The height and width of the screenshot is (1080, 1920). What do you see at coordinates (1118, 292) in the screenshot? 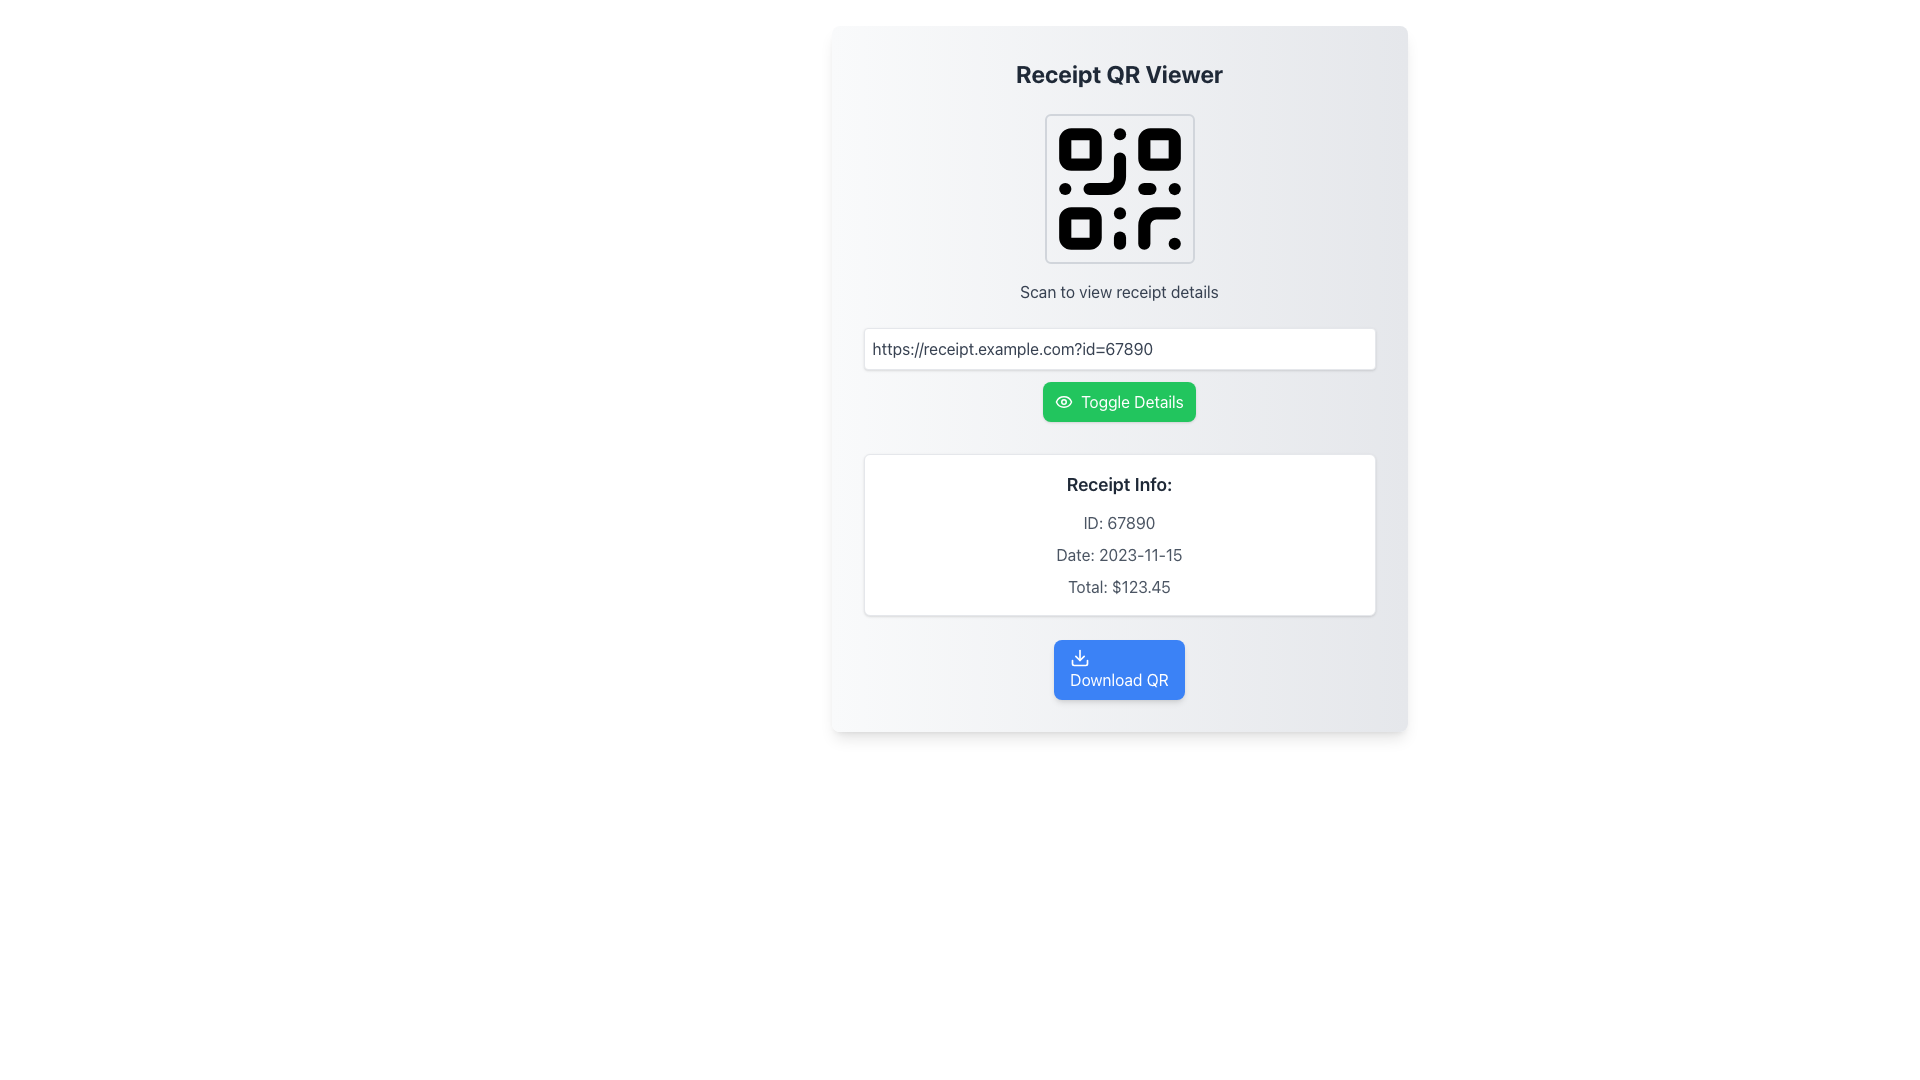
I see `the static informative text that prompts users to scan the QR code above for receipt details, located centrally below the QR code image` at bounding box center [1118, 292].